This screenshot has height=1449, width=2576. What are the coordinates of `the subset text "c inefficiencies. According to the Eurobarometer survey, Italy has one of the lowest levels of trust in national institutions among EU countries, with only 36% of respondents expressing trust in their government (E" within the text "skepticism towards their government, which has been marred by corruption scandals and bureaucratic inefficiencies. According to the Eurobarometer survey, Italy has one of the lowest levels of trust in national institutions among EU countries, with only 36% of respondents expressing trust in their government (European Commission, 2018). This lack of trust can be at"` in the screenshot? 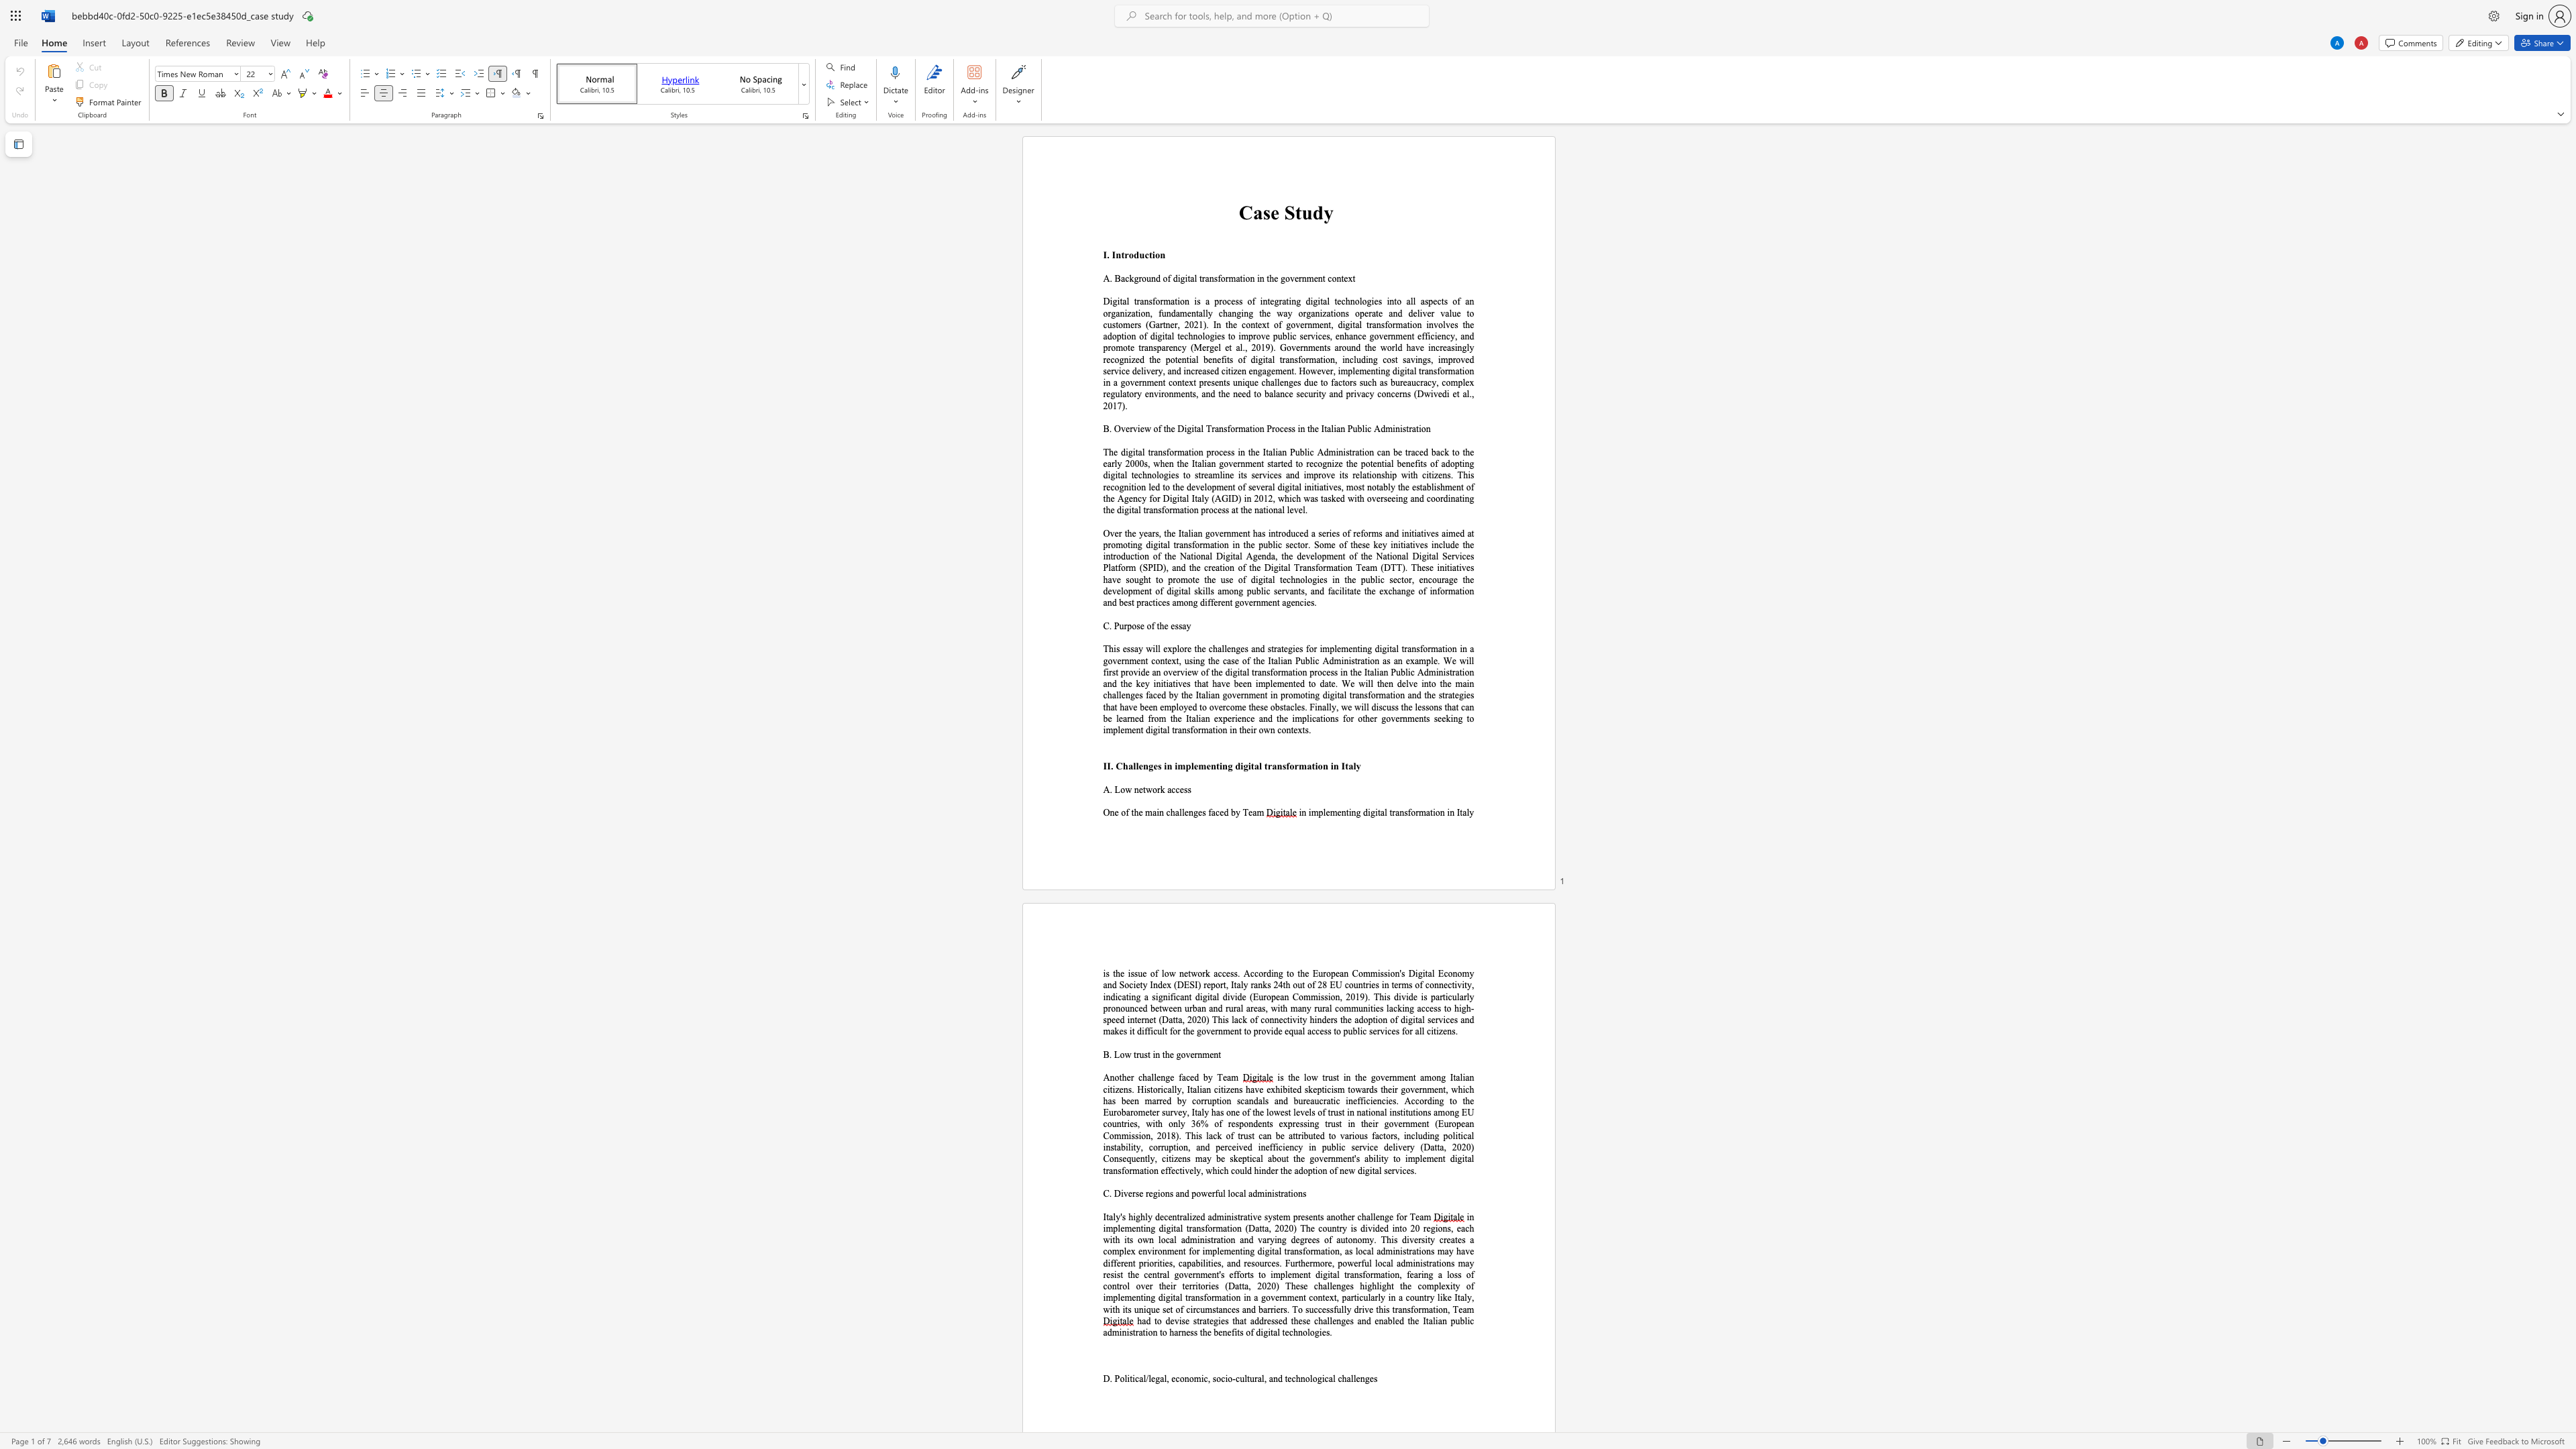 It's located at (1335, 1100).